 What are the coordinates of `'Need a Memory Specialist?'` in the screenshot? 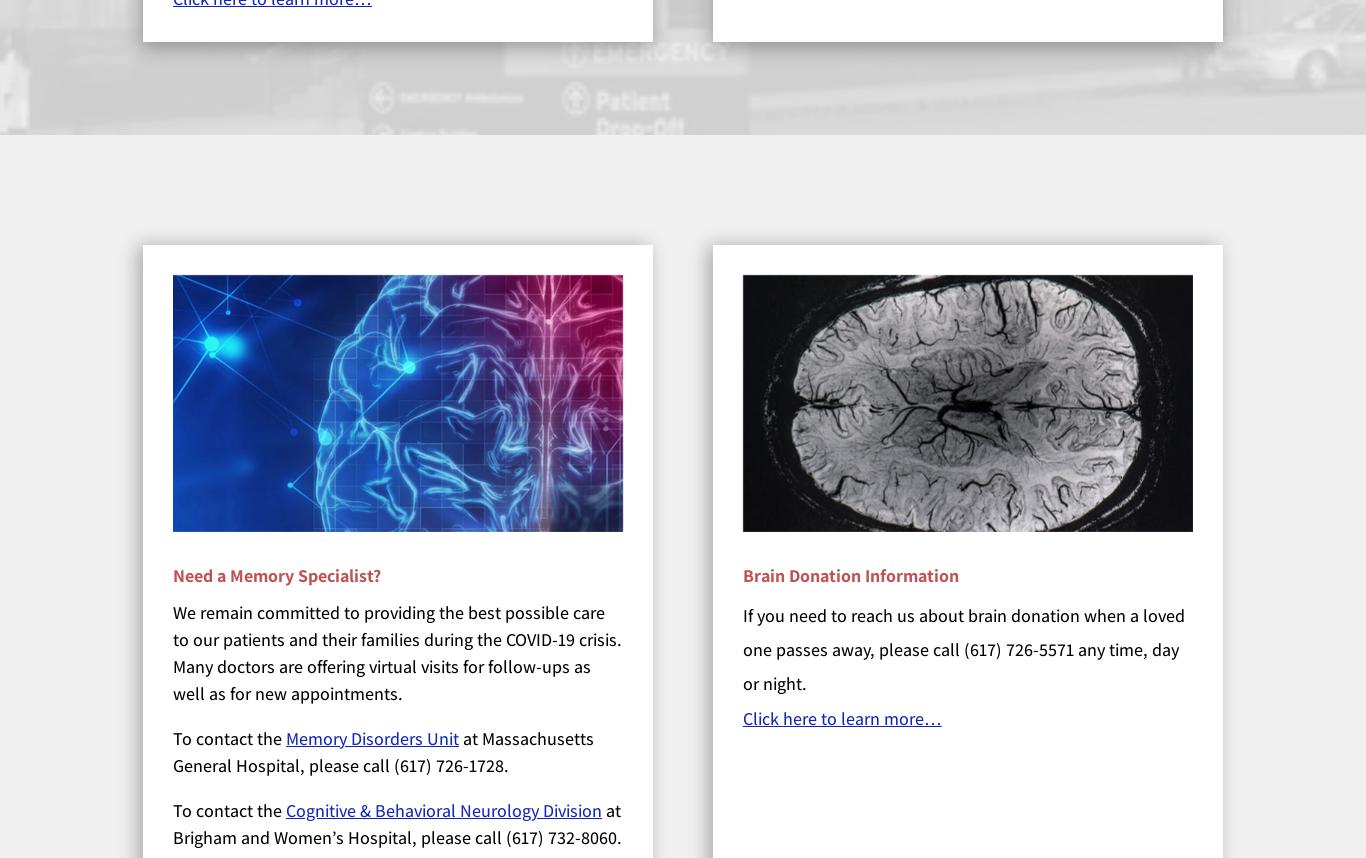 It's located at (277, 573).